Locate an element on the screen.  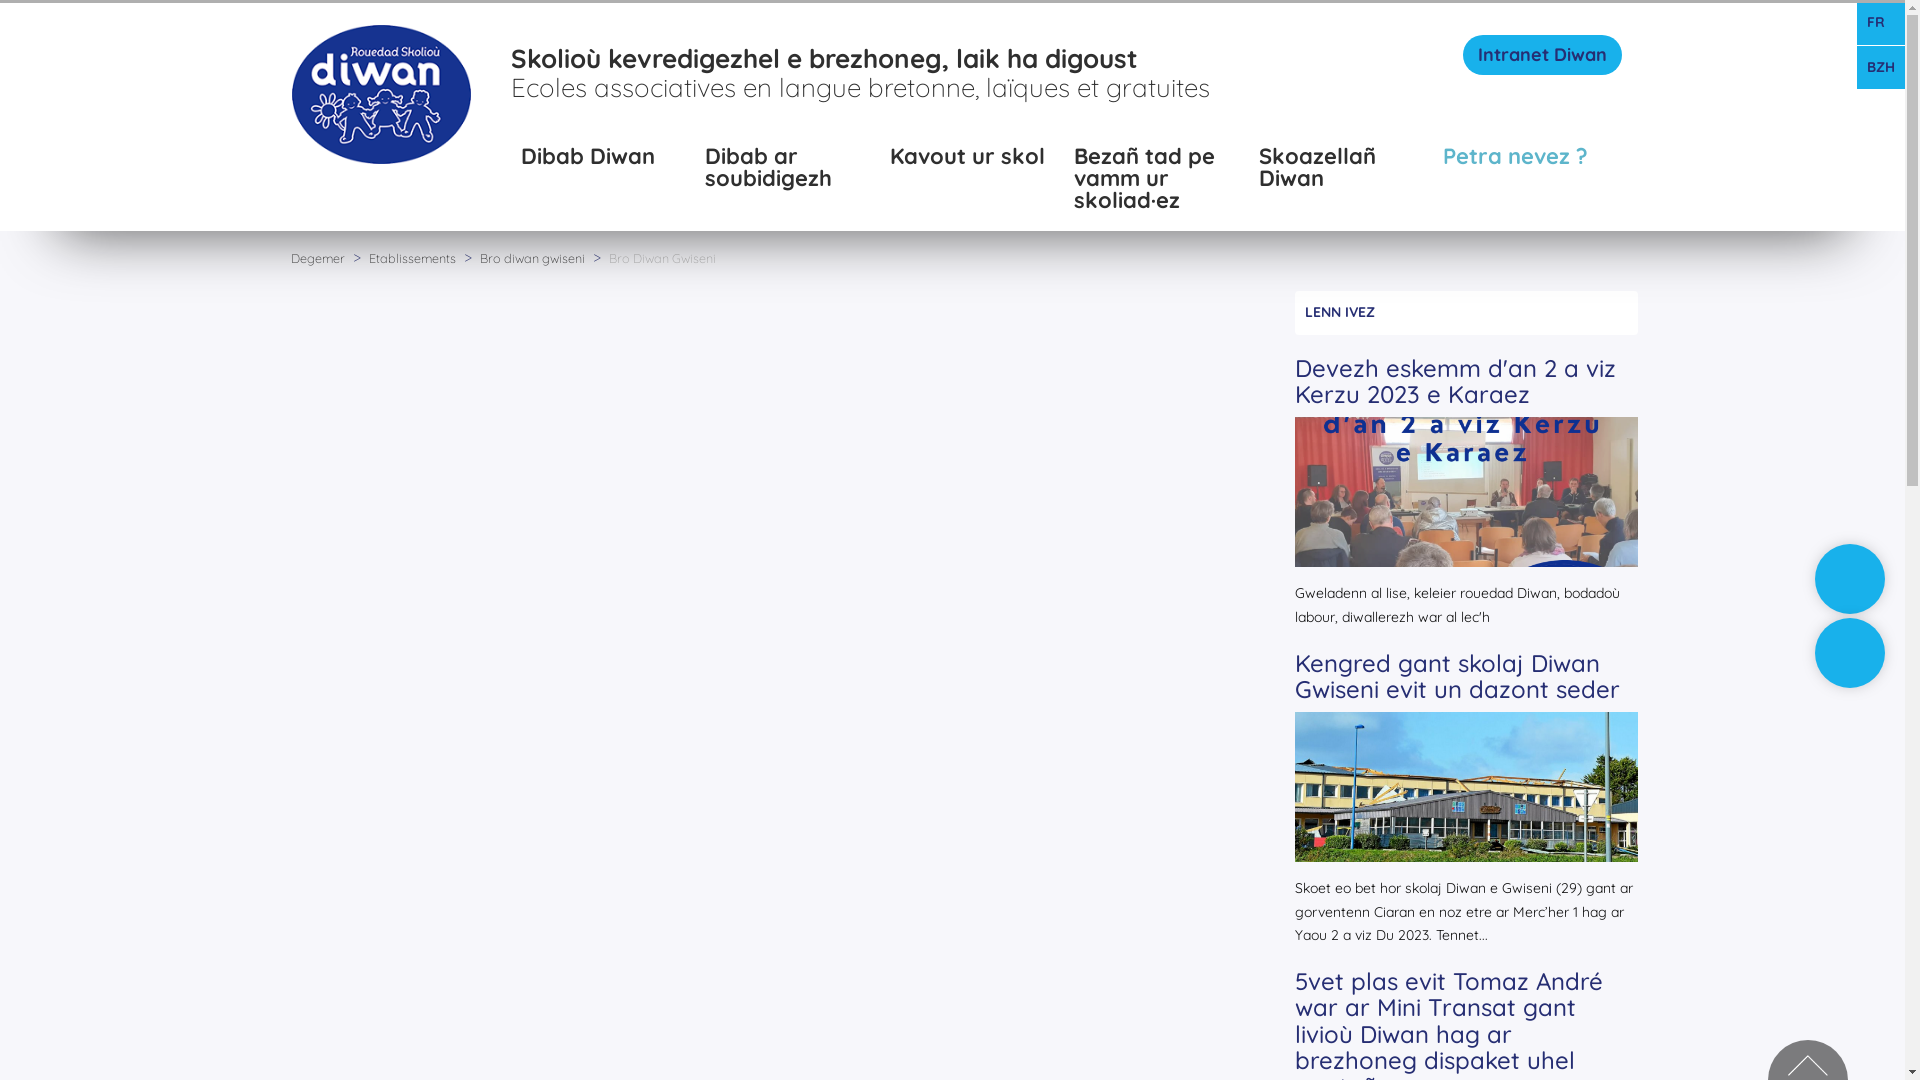
'Dibab ar soubidigezh' is located at coordinates (786, 168).